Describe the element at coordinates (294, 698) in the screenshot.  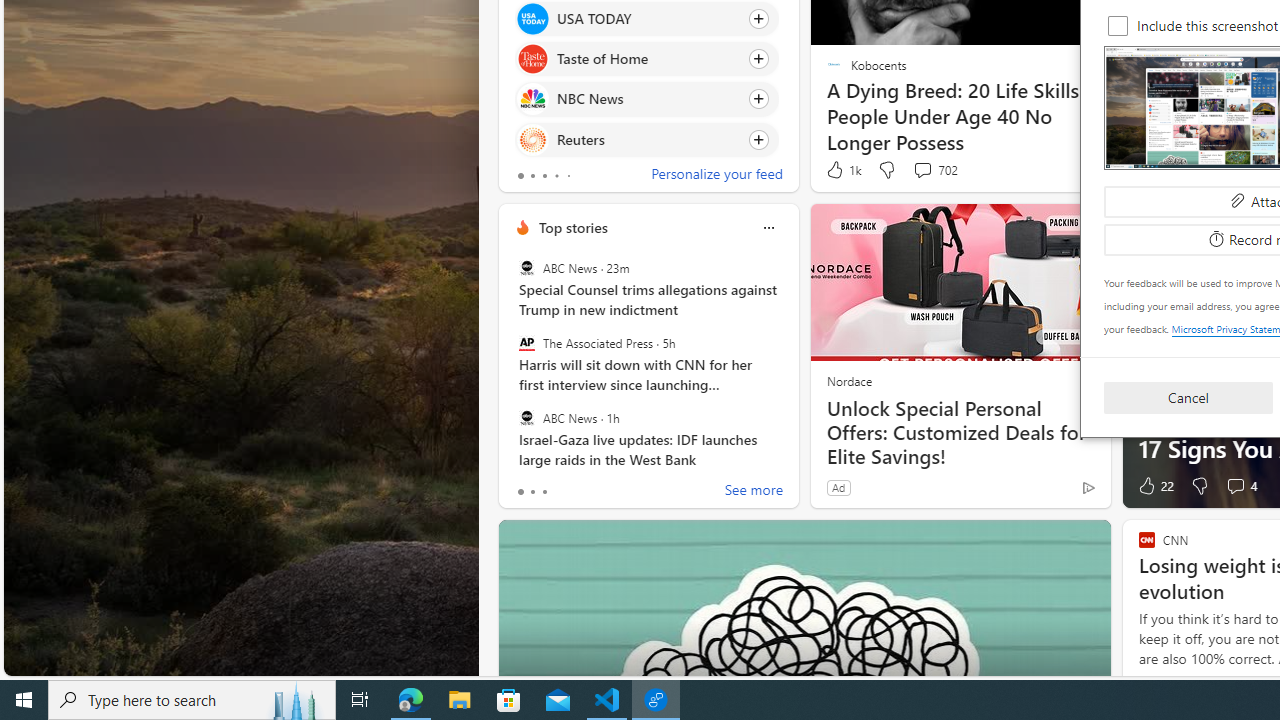
I see `'Search highlights icon opens search home window'` at that location.